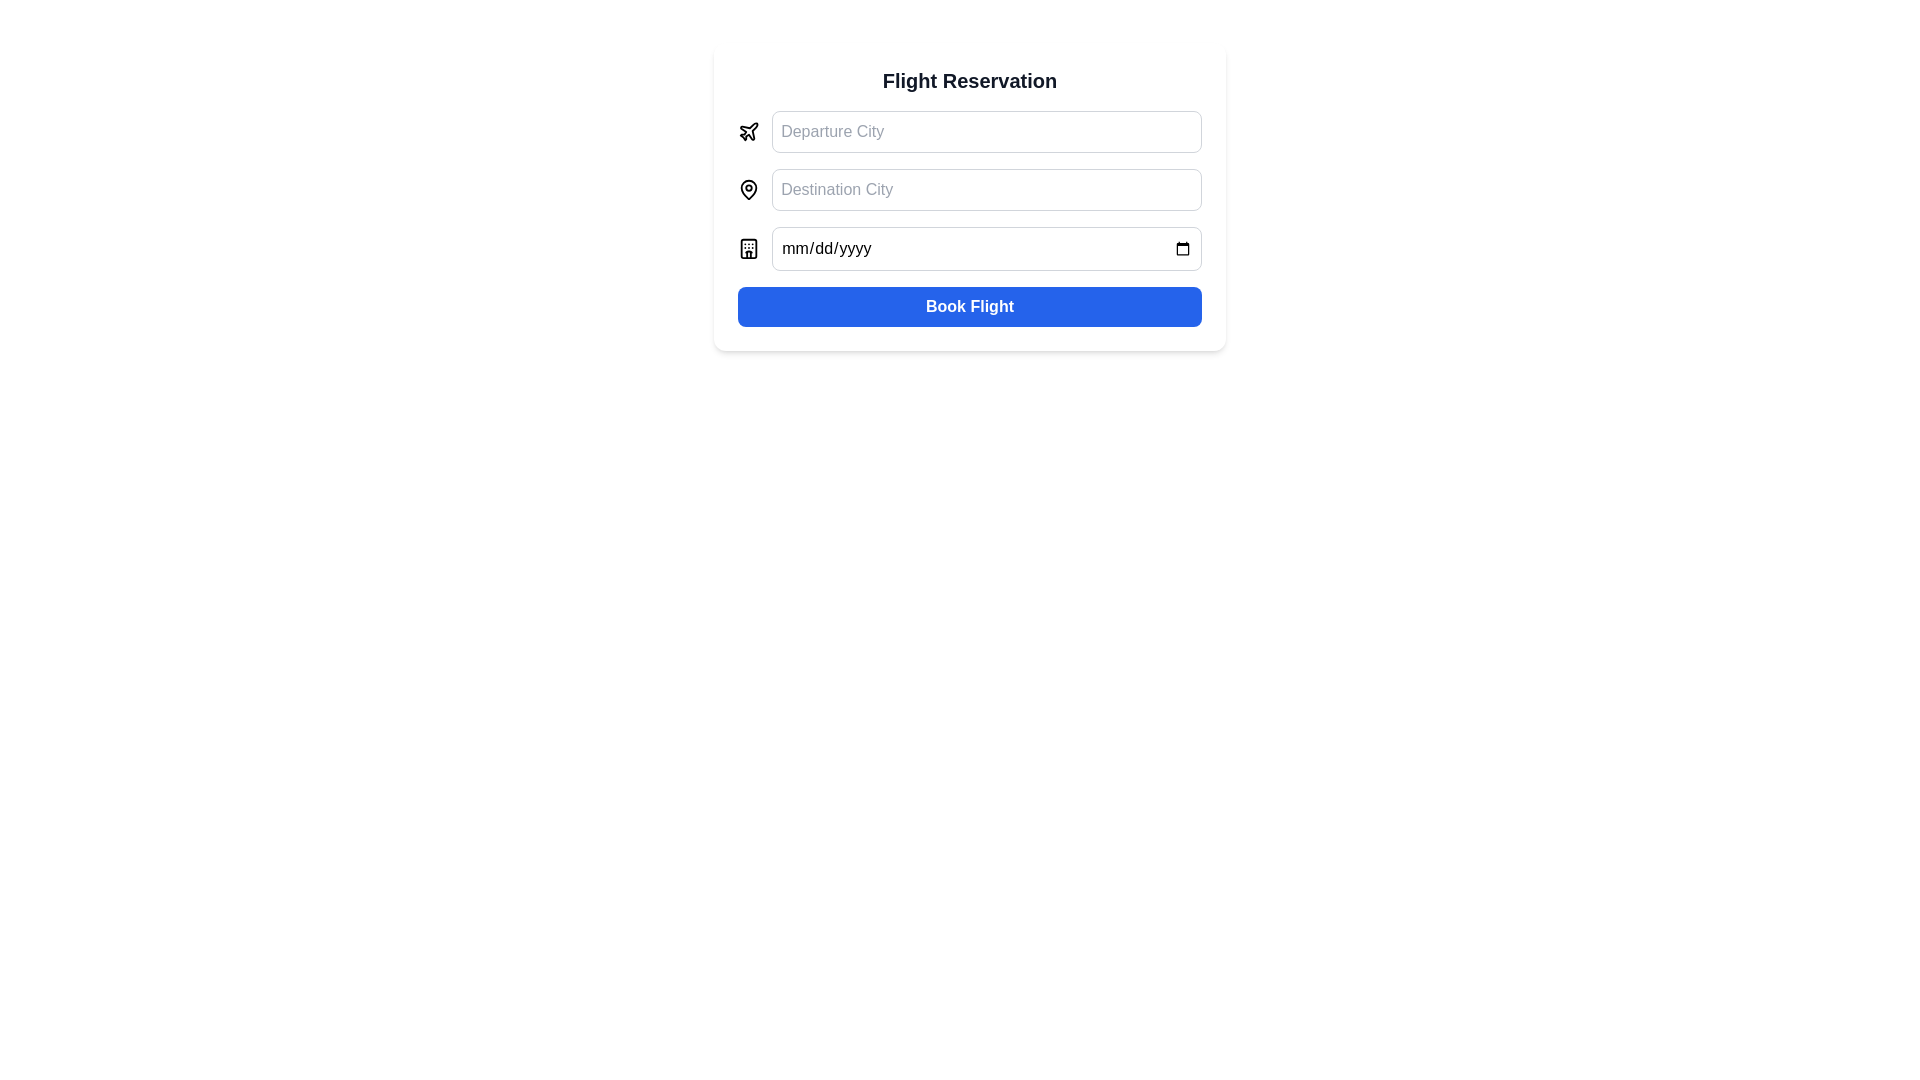 The height and width of the screenshot is (1080, 1920). What do you see at coordinates (969, 307) in the screenshot?
I see `the 'Book Flight' button` at bounding box center [969, 307].